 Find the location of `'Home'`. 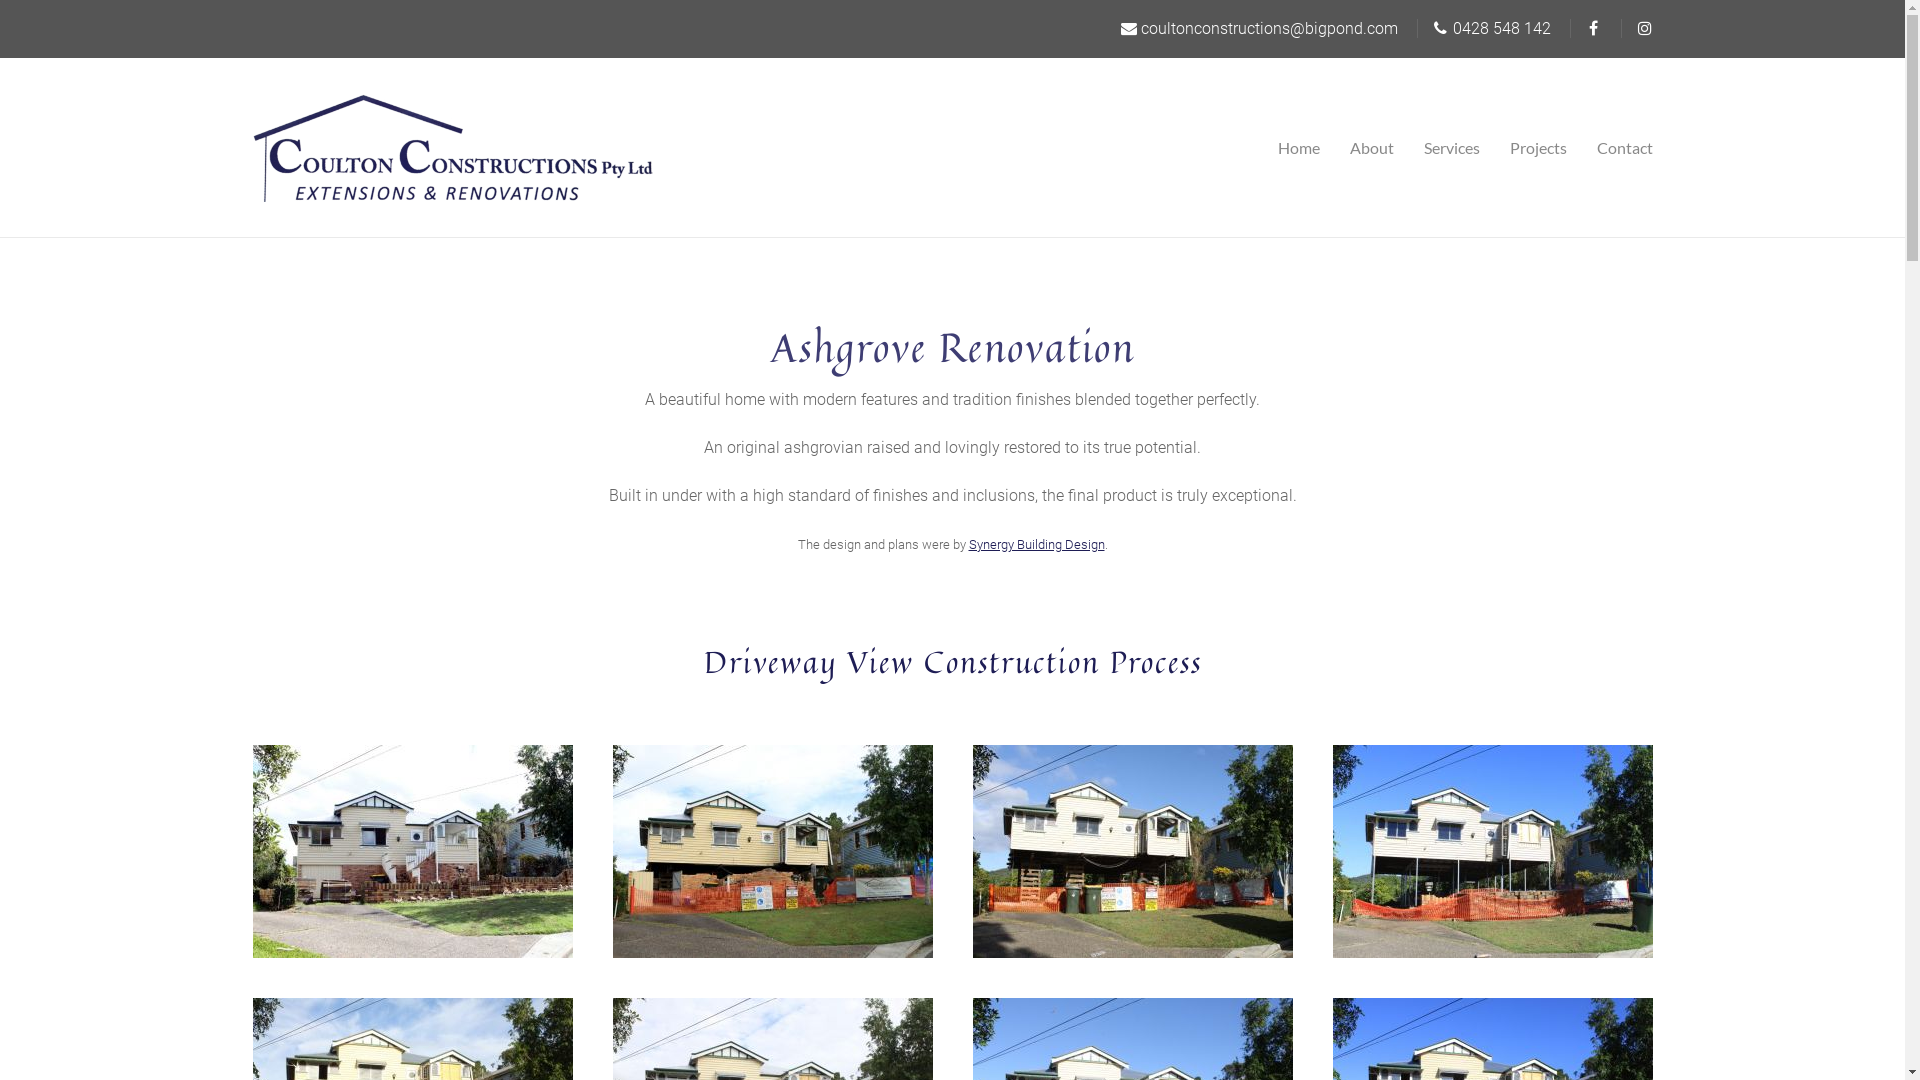

'Home' is located at coordinates (1306, 146).